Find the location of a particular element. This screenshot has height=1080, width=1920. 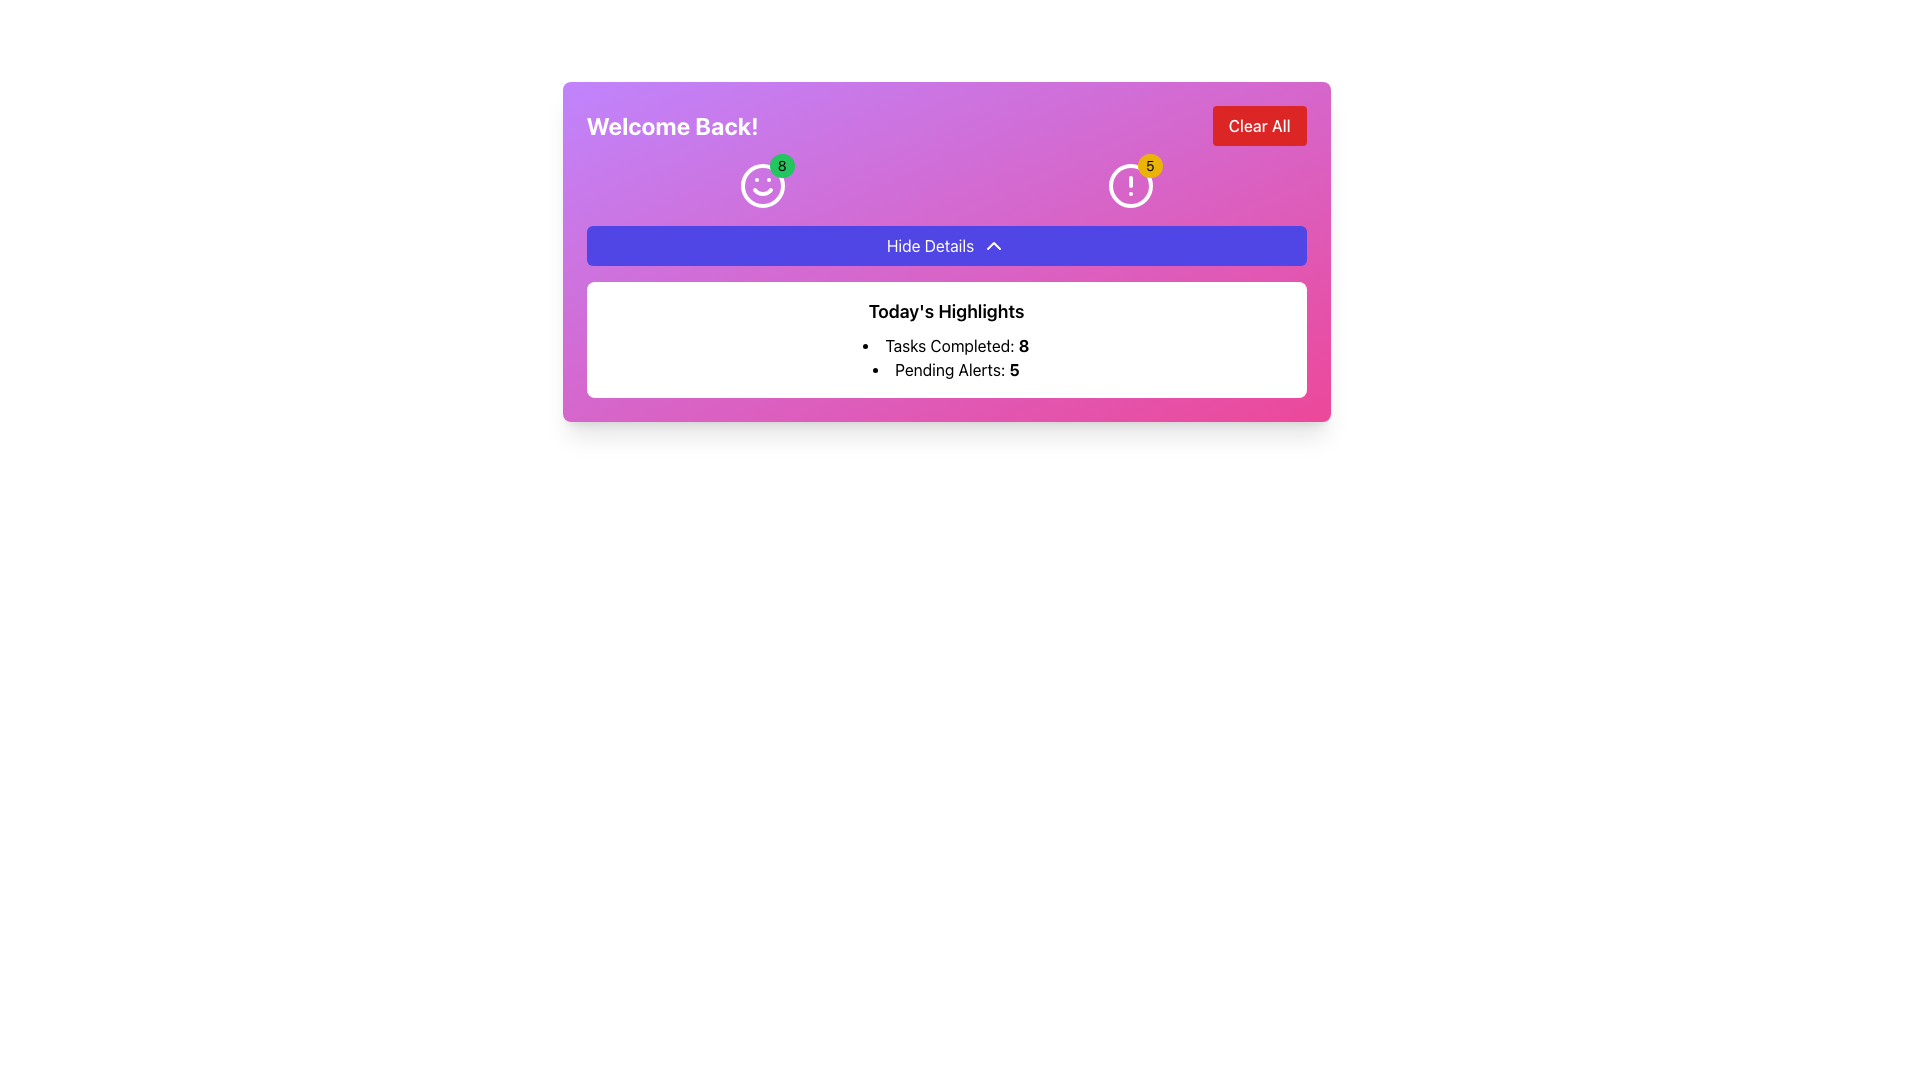

the circular smiley face icon that has a purple background and a green badge displaying the number '8' to trigger actions is located at coordinates (761, 185).